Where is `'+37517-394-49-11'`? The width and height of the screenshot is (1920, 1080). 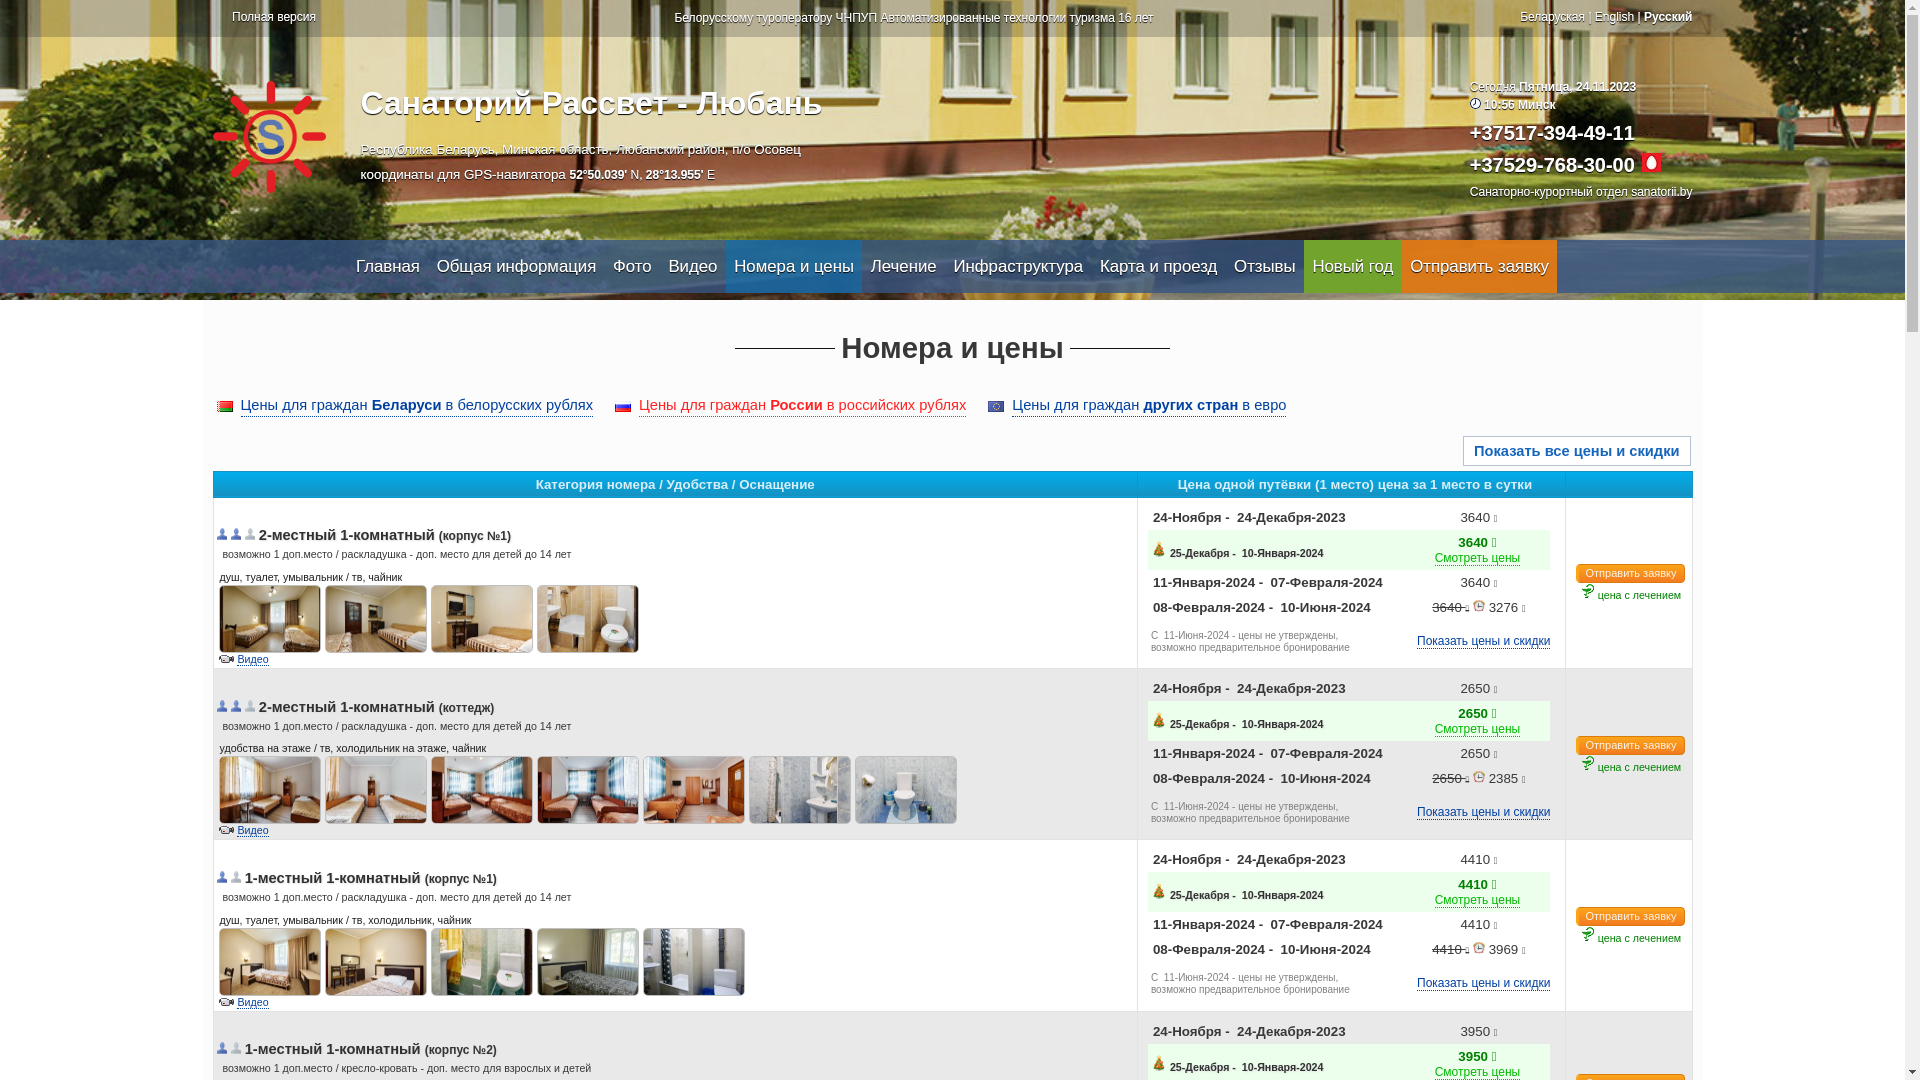
'+37517-394-49-11' is located at coordinates (1551, 132).